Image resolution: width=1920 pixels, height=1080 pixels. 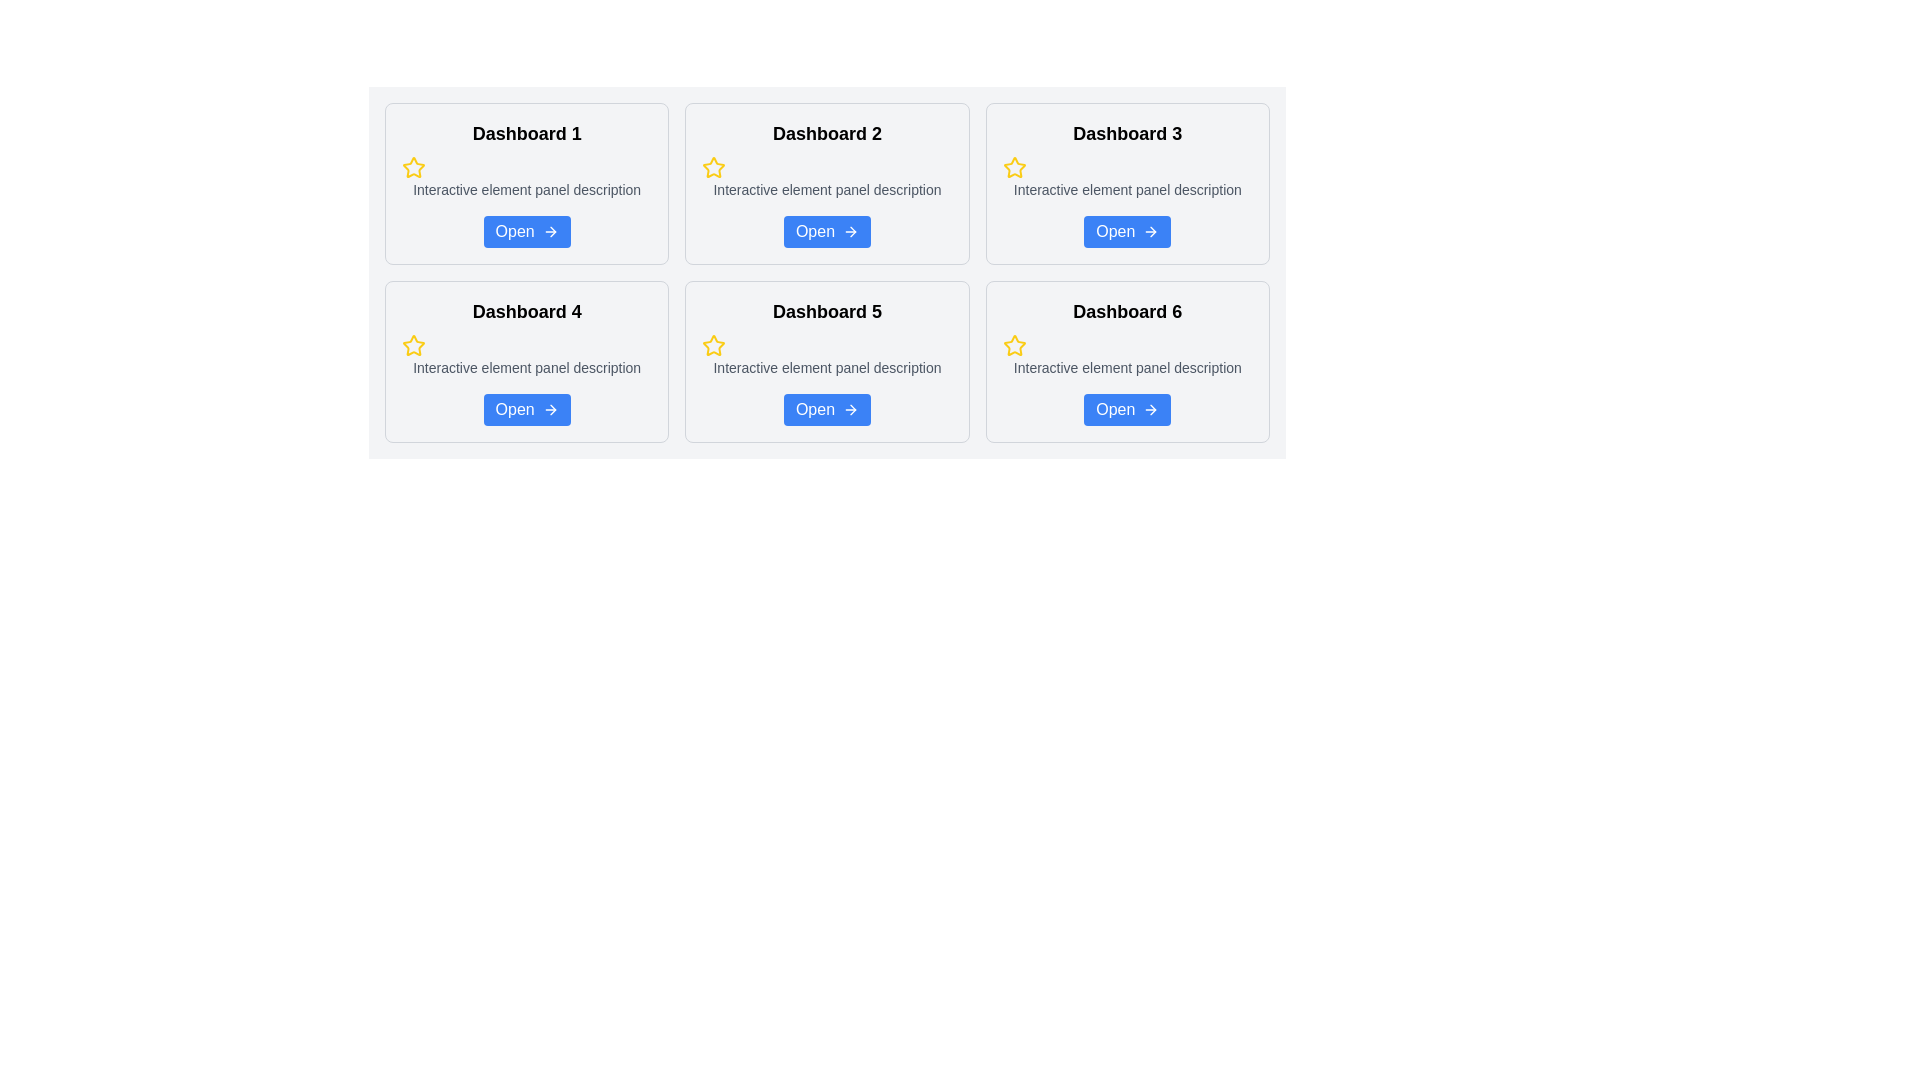 What do you see at coordinates (853, 230) in the screenshot?
I see `the arrow icon within the 'Open' button for the second dashboard in the first row of the 3x2 grid layout` at bounding box center [853, 230].